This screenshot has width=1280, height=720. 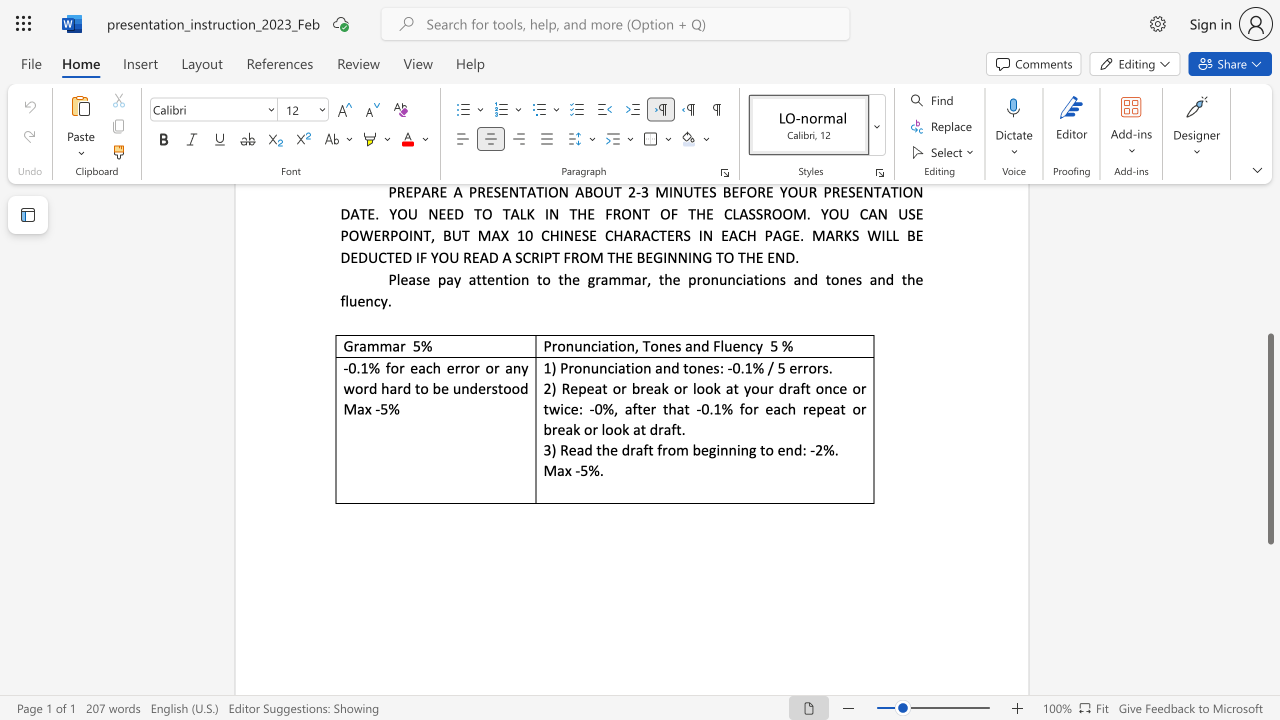 I want to click on the scrollbar to scroll upward, so click(x=1269, y=310).